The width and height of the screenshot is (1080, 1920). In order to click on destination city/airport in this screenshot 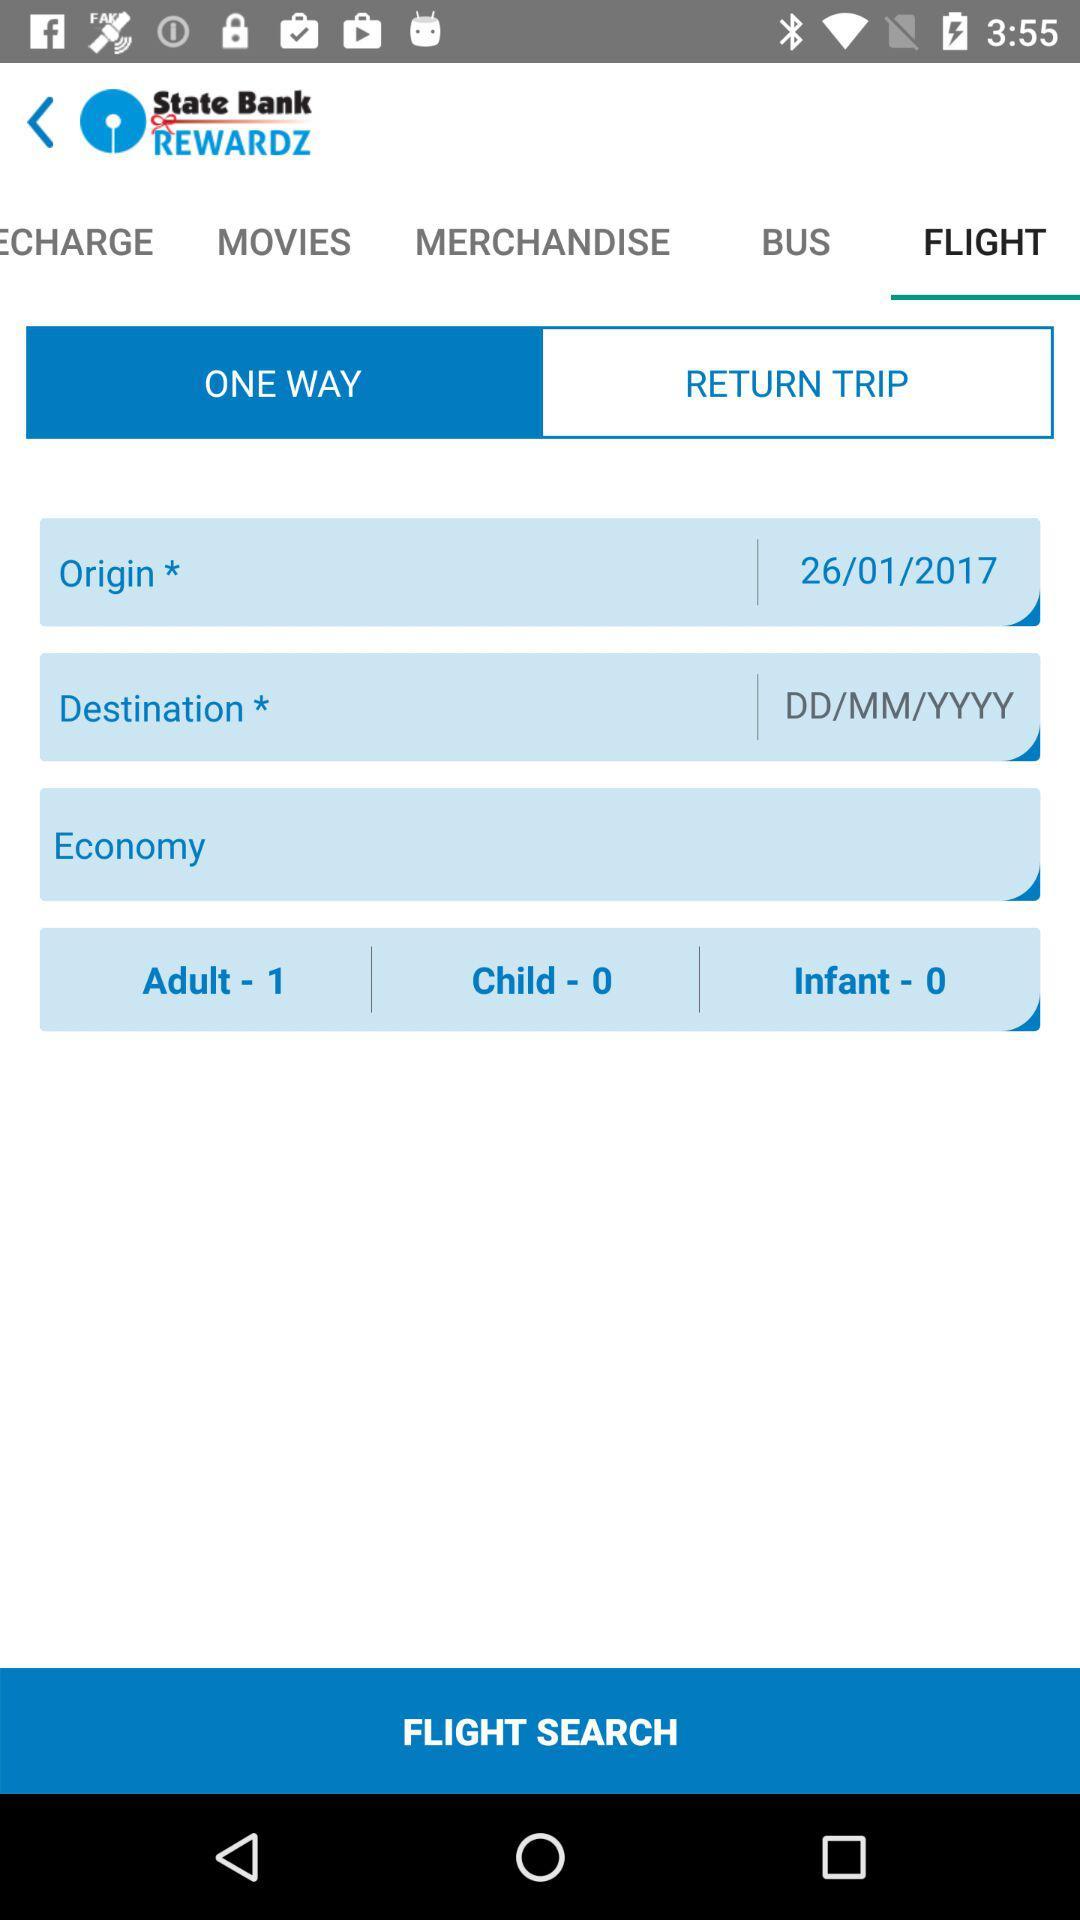, I will do `click(396, 707)`.